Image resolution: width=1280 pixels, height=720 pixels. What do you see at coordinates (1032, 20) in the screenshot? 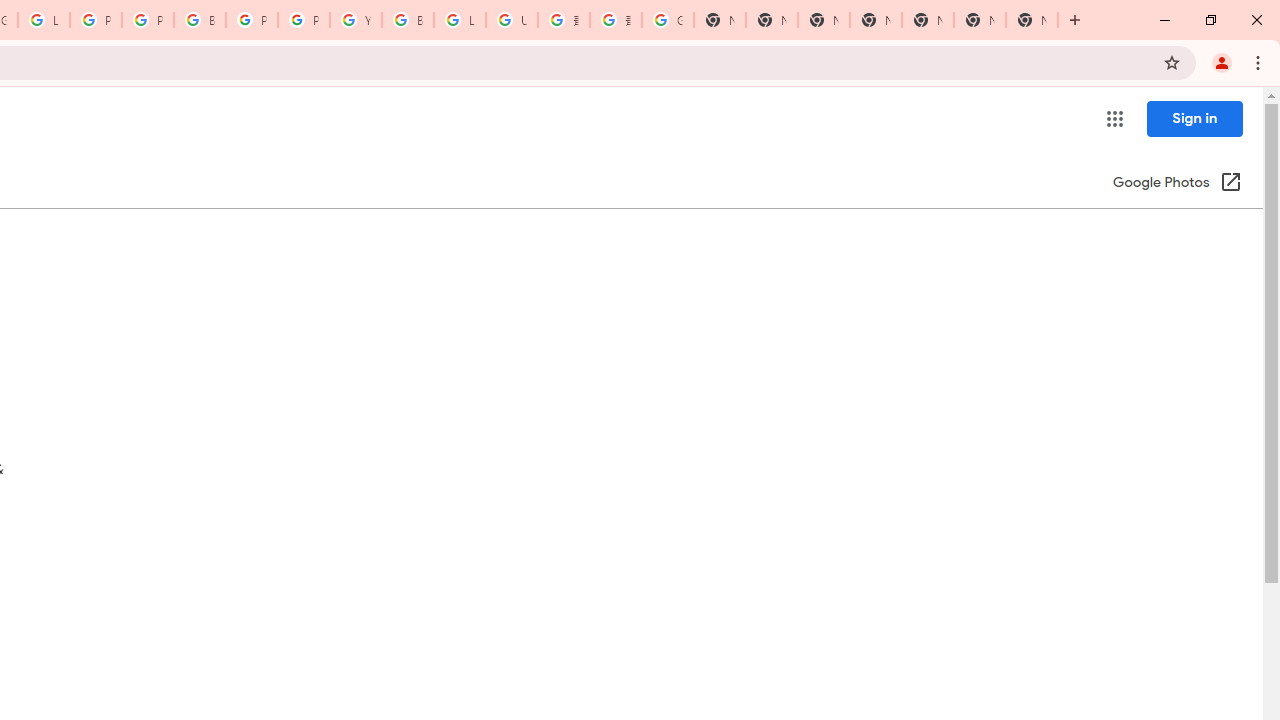
I see `'New Tab'` at bounding box center [1032, 20].